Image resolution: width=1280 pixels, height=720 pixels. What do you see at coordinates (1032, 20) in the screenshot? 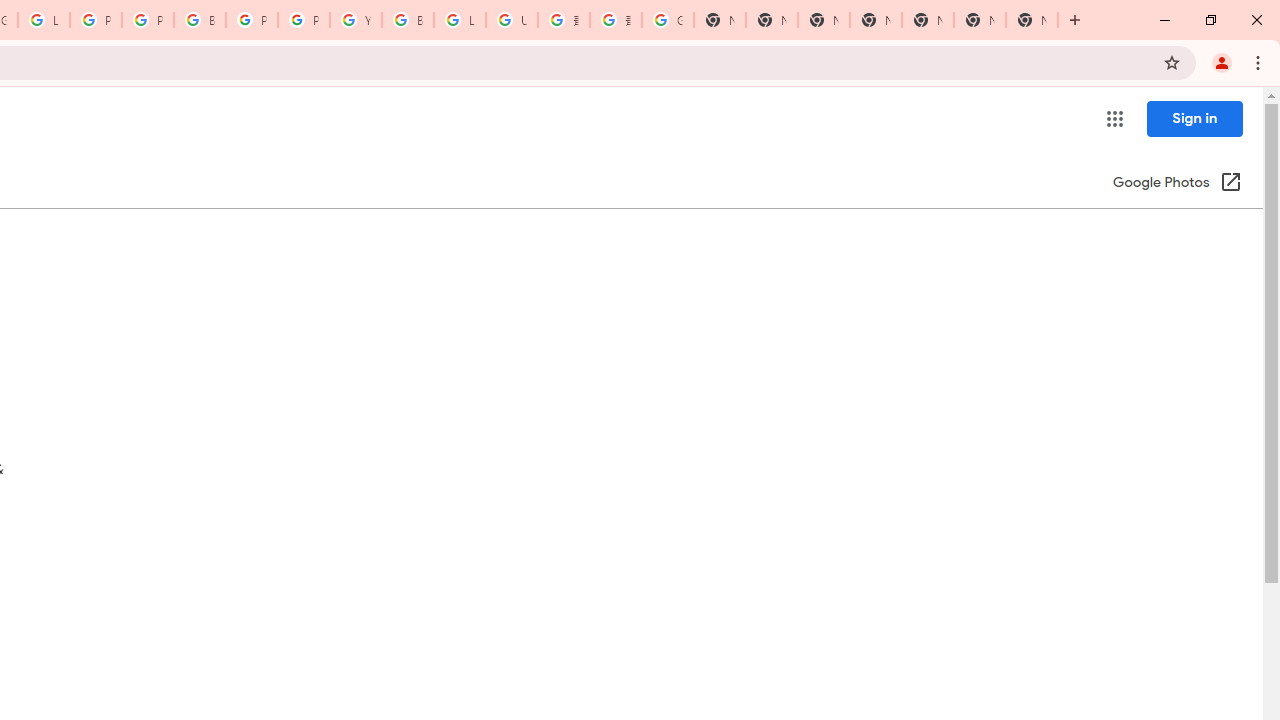
I see `'New Tab'` at bounding box center [1032, 20].